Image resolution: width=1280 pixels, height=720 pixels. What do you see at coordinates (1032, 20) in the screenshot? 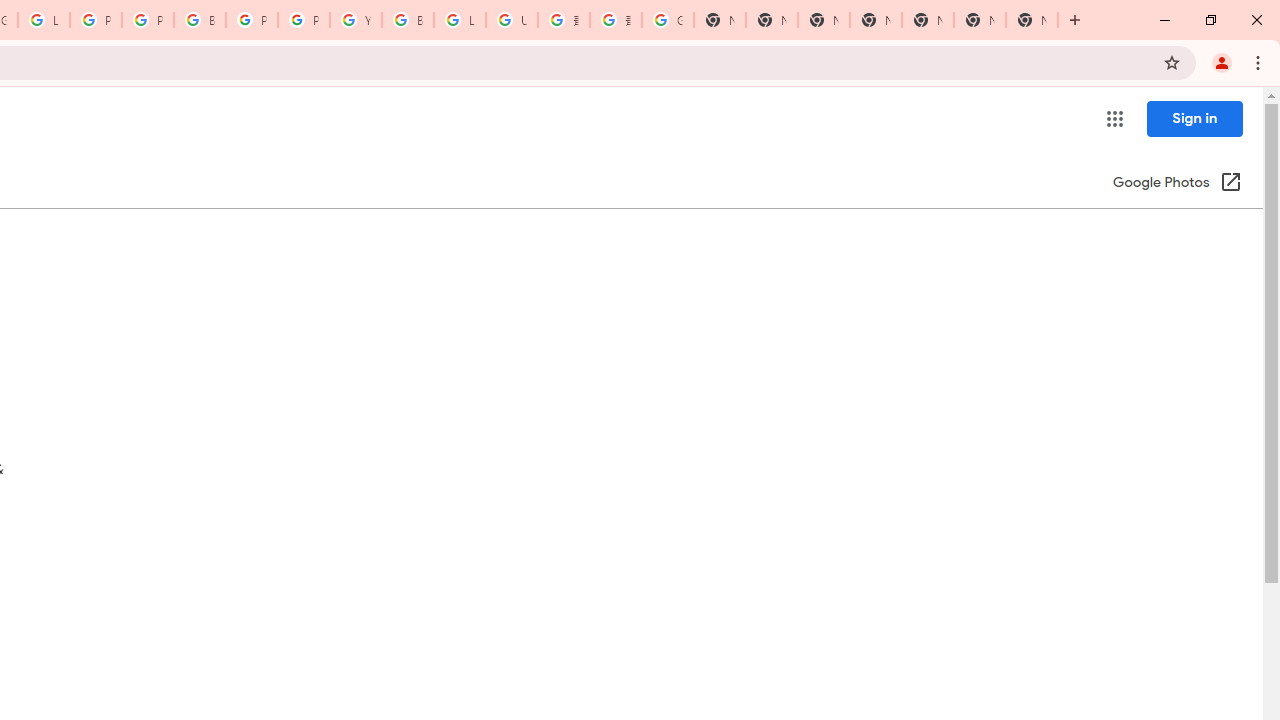
I see `'New Tab'` at bounding box center [1032, 20].